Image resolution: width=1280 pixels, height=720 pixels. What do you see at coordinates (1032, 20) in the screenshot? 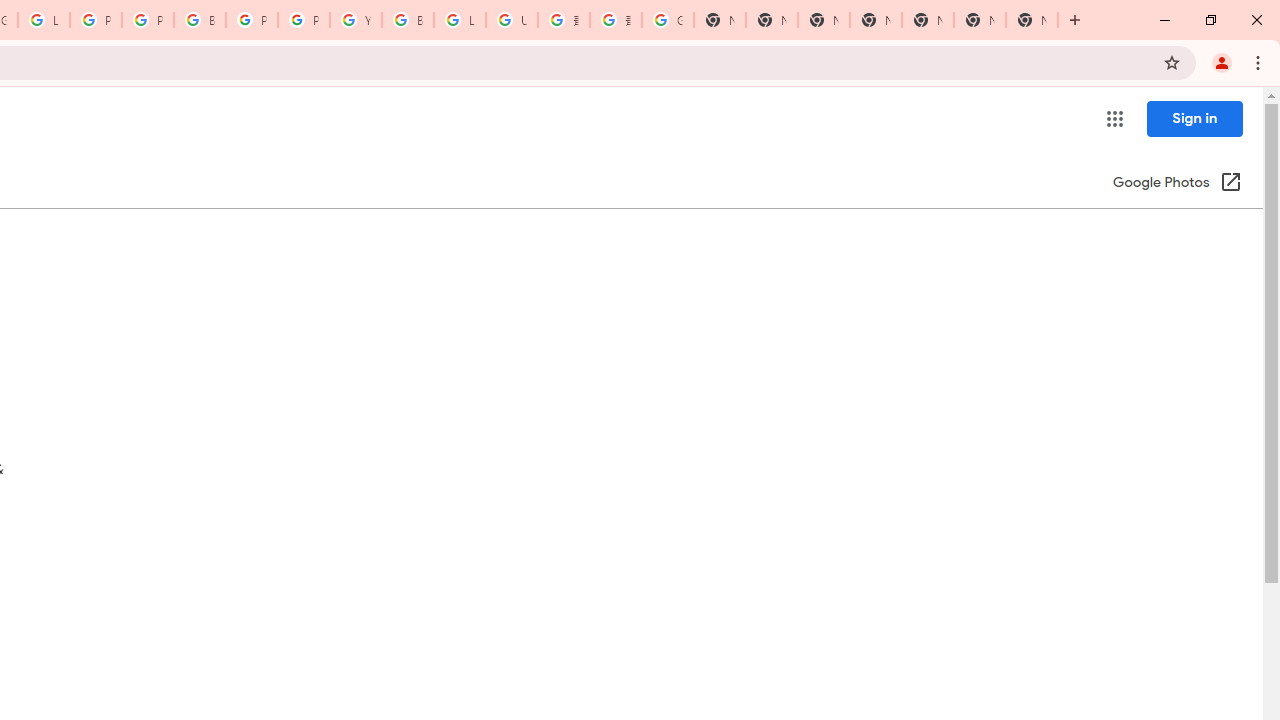
I see `'New Tab'` at bounding box center [1032, 20].